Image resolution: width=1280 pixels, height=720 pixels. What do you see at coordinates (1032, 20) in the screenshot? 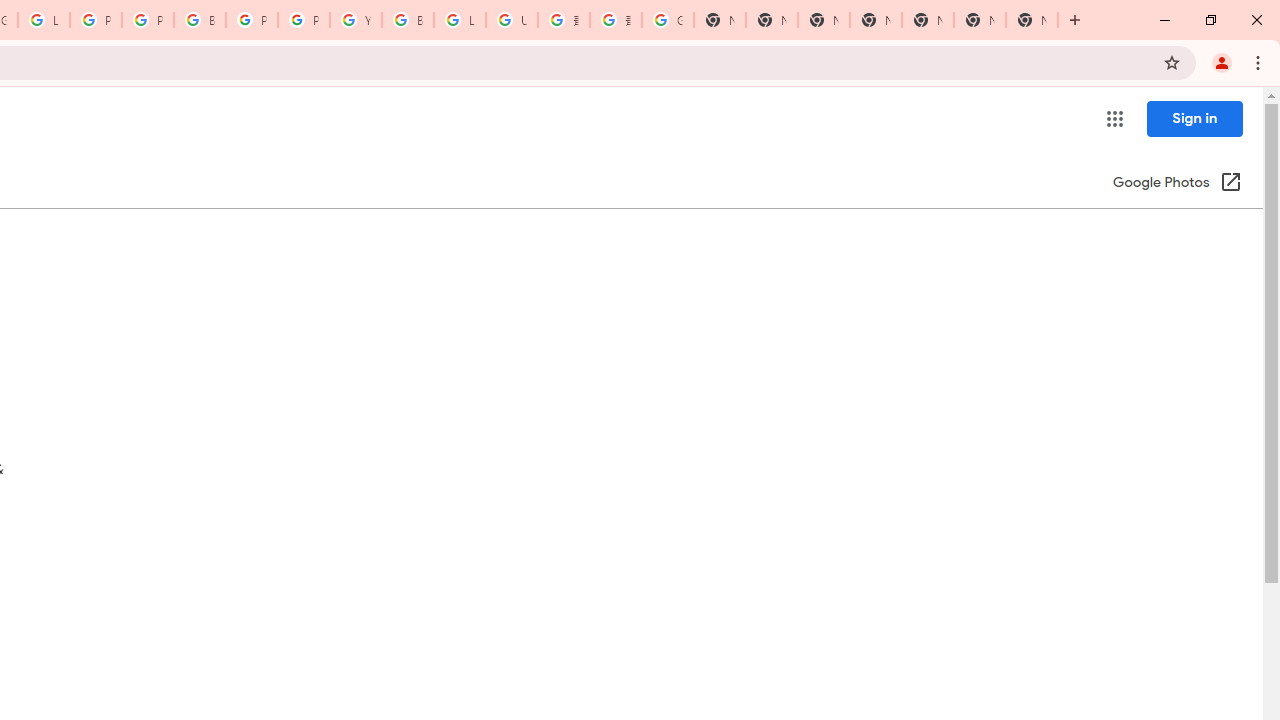
I see `'New Tab'` at bounding box center [1032, 20].